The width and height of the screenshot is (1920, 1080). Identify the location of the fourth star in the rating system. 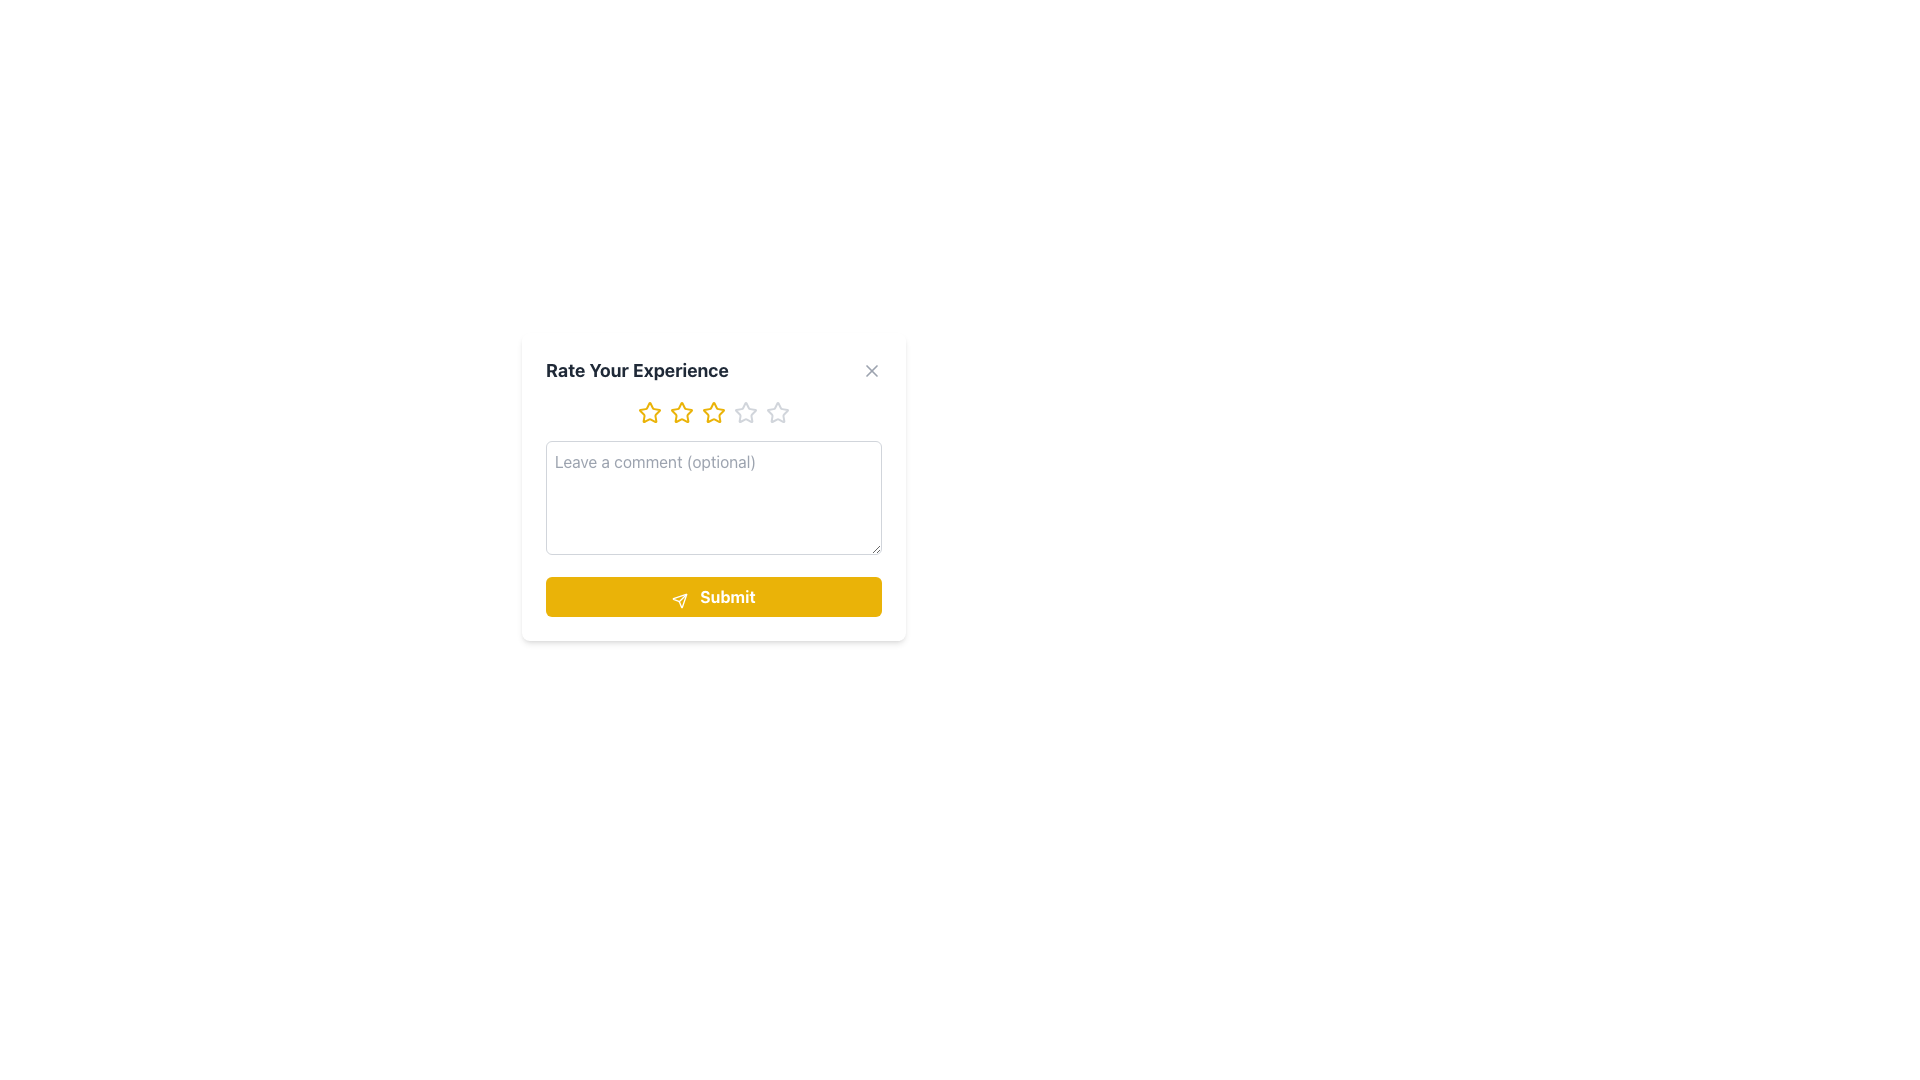
(744, 411).